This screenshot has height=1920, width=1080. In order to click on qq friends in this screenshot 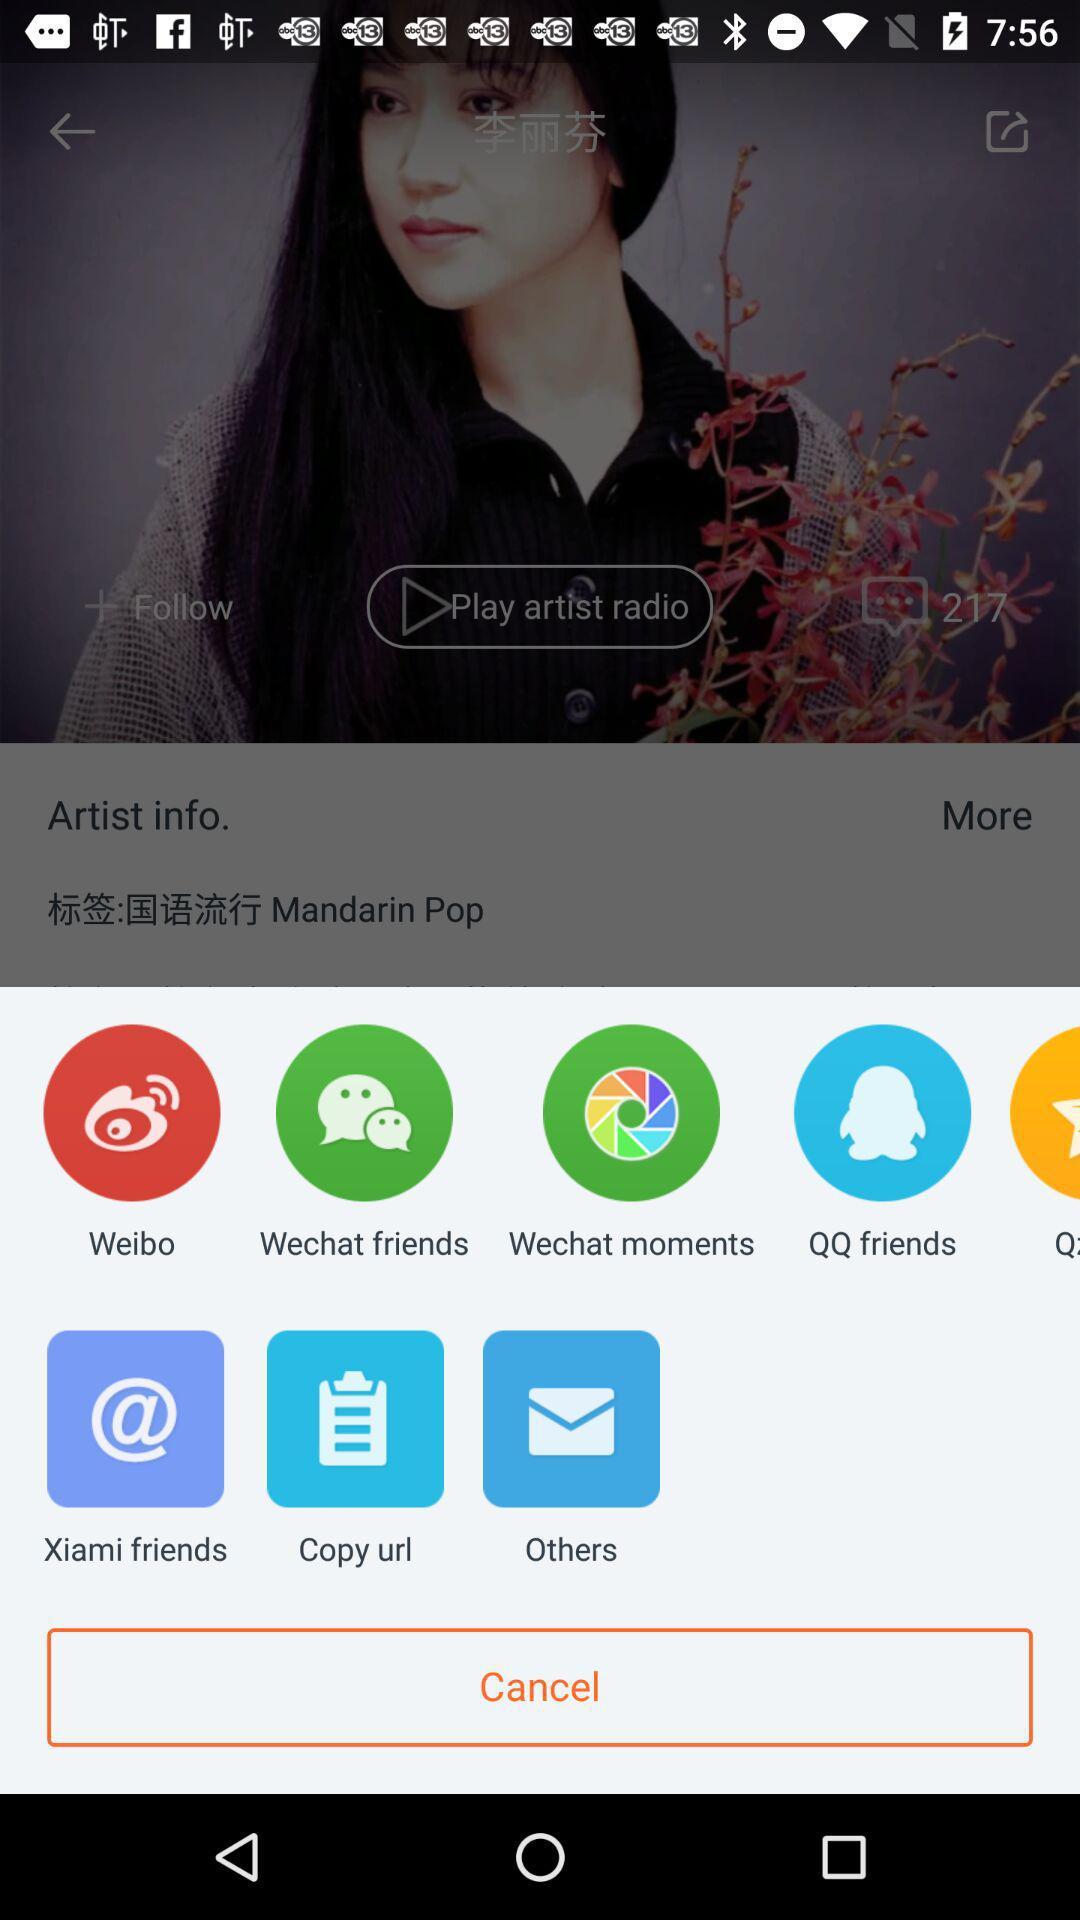, I will do `click(881, 1144)`.